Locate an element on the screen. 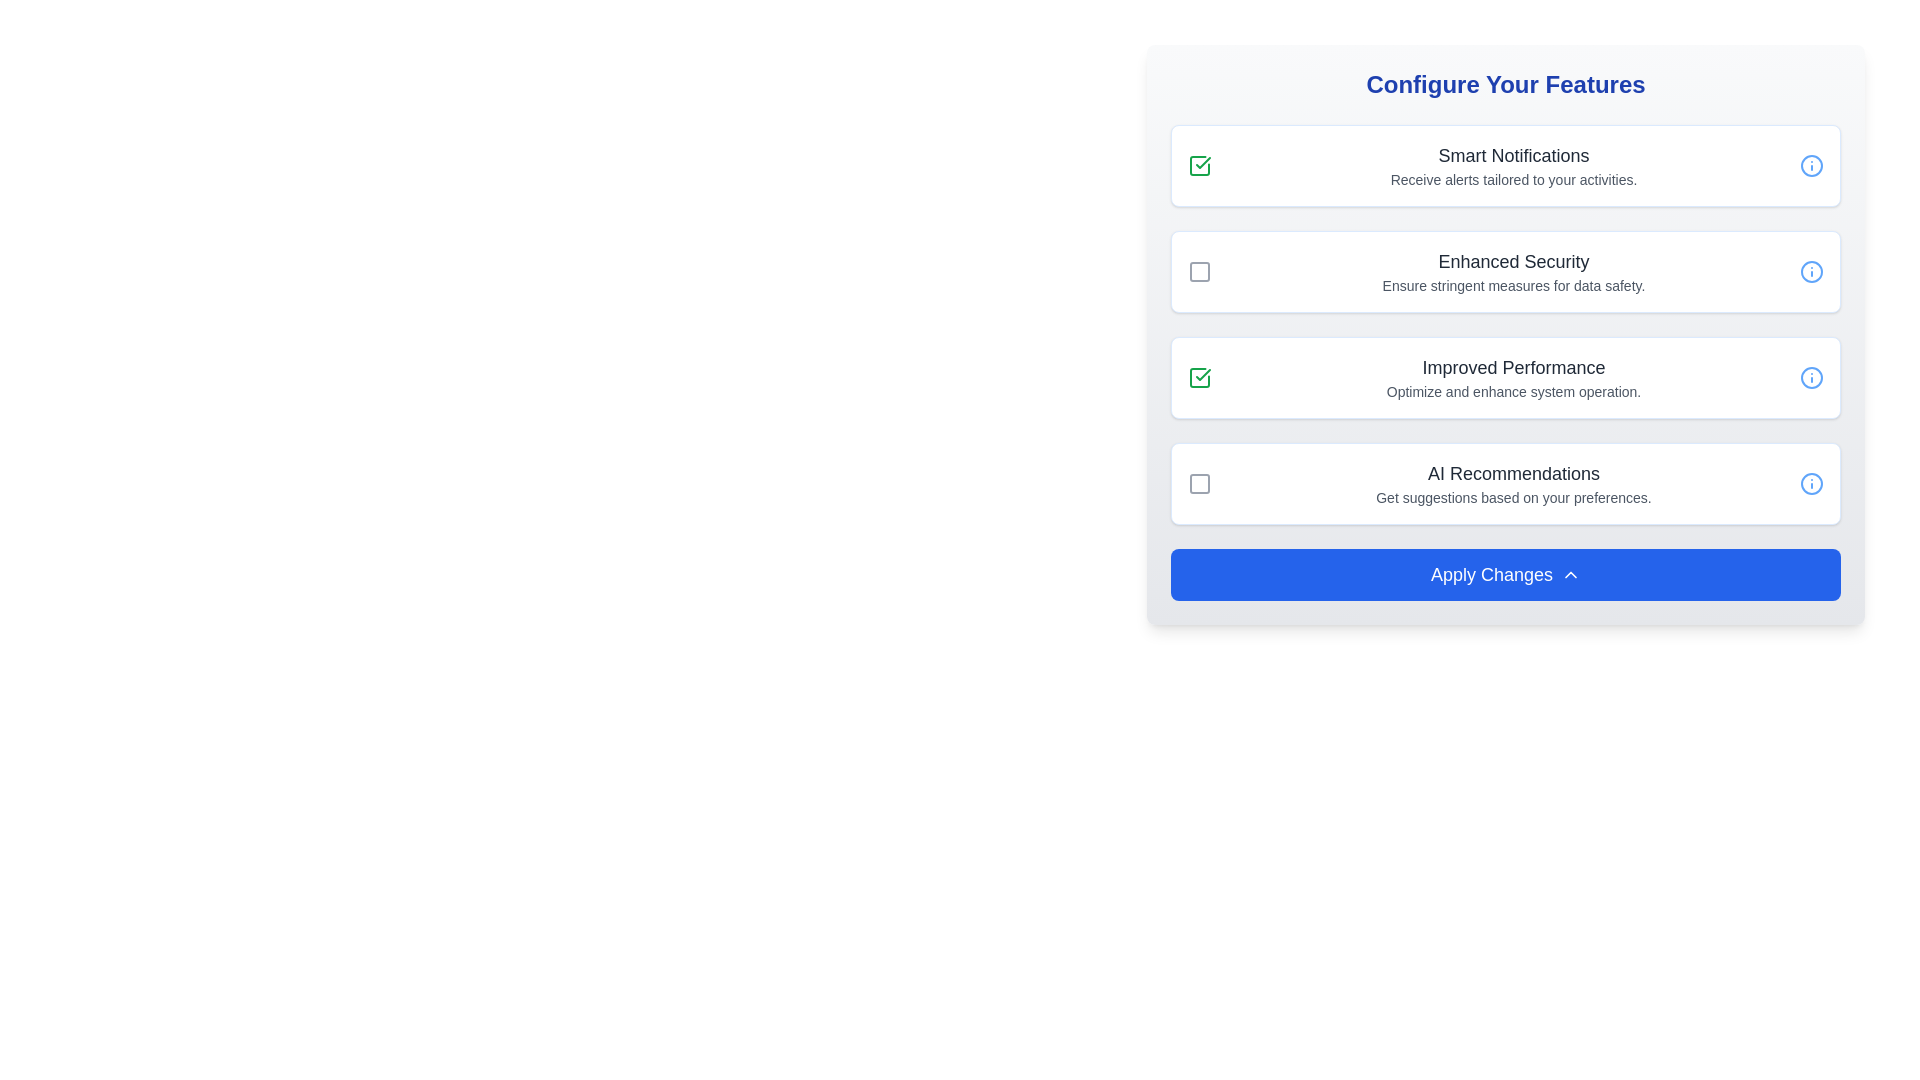  the Text Label providing information about the 'Improved Performance' feature, located below the title text in the third row of the feature configuration list is located at coordinates (1513, 392).